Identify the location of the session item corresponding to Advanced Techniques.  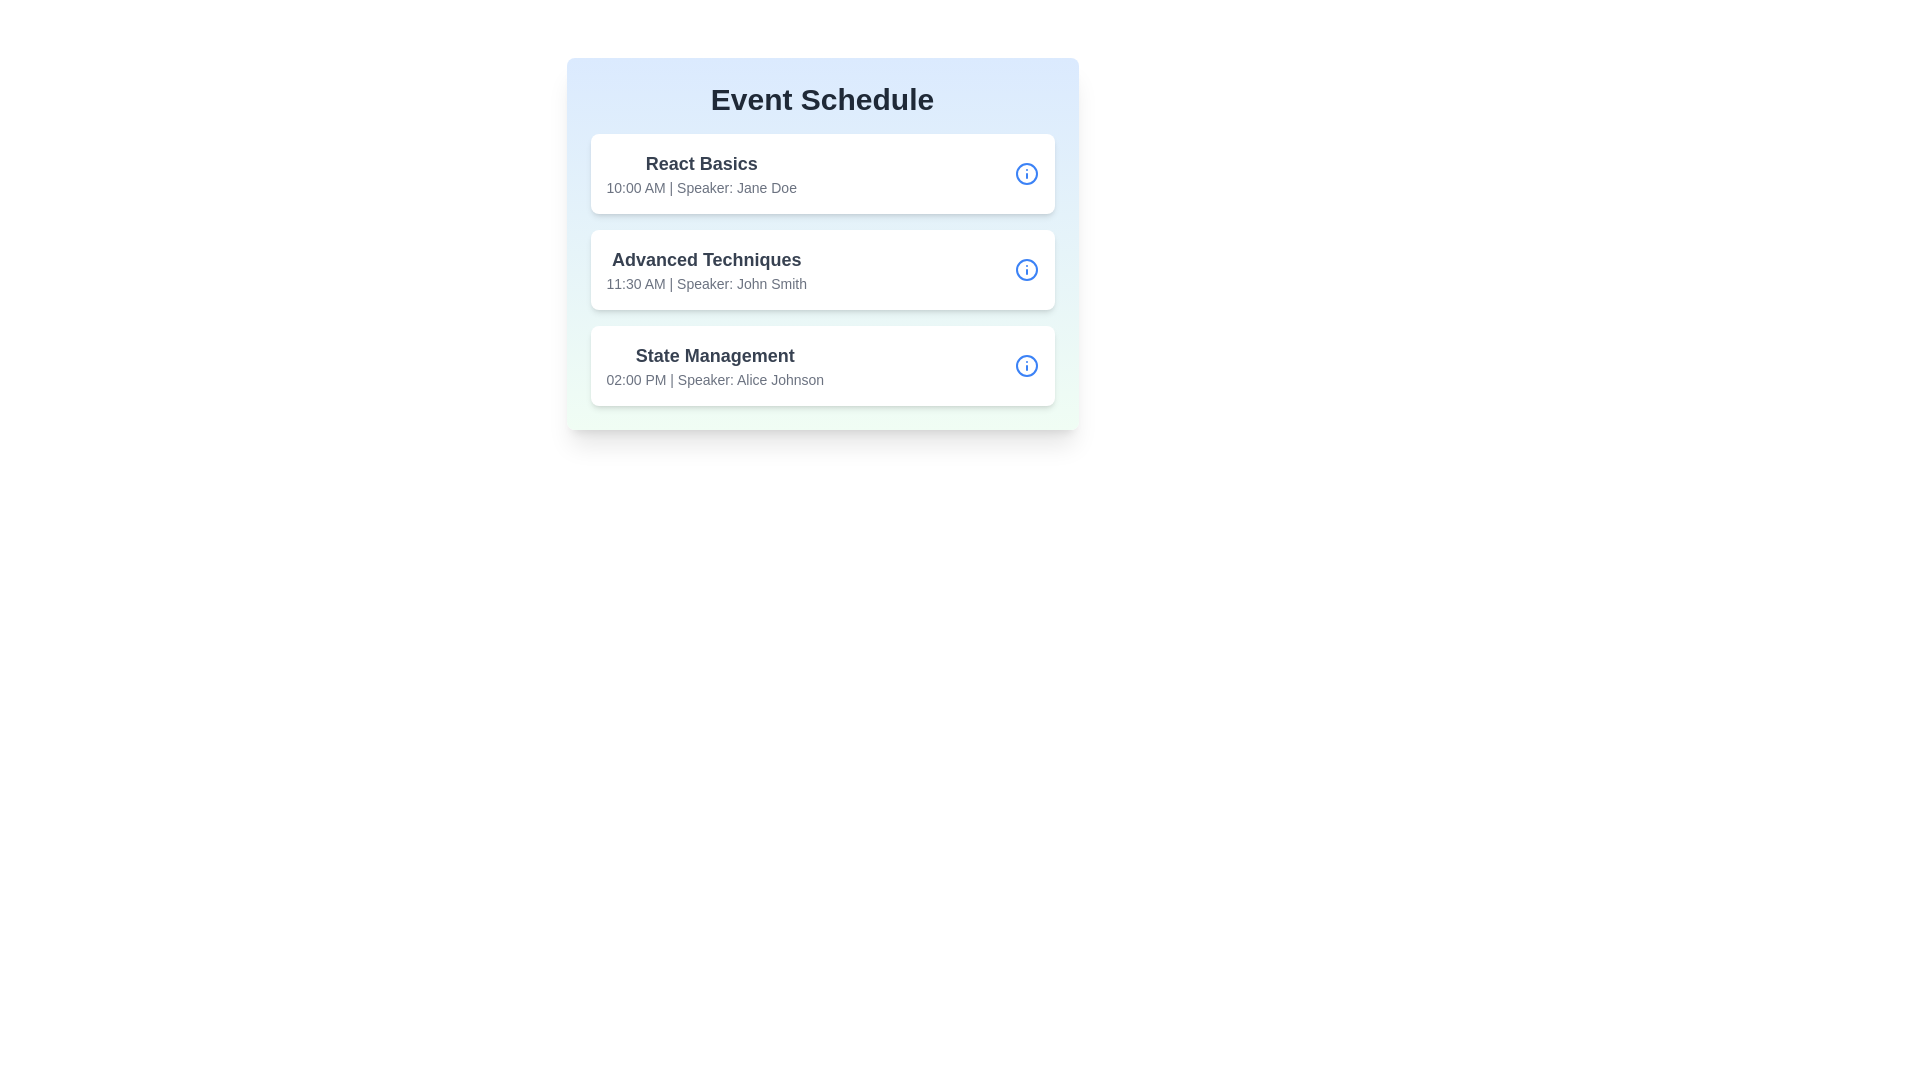
(822, 270).